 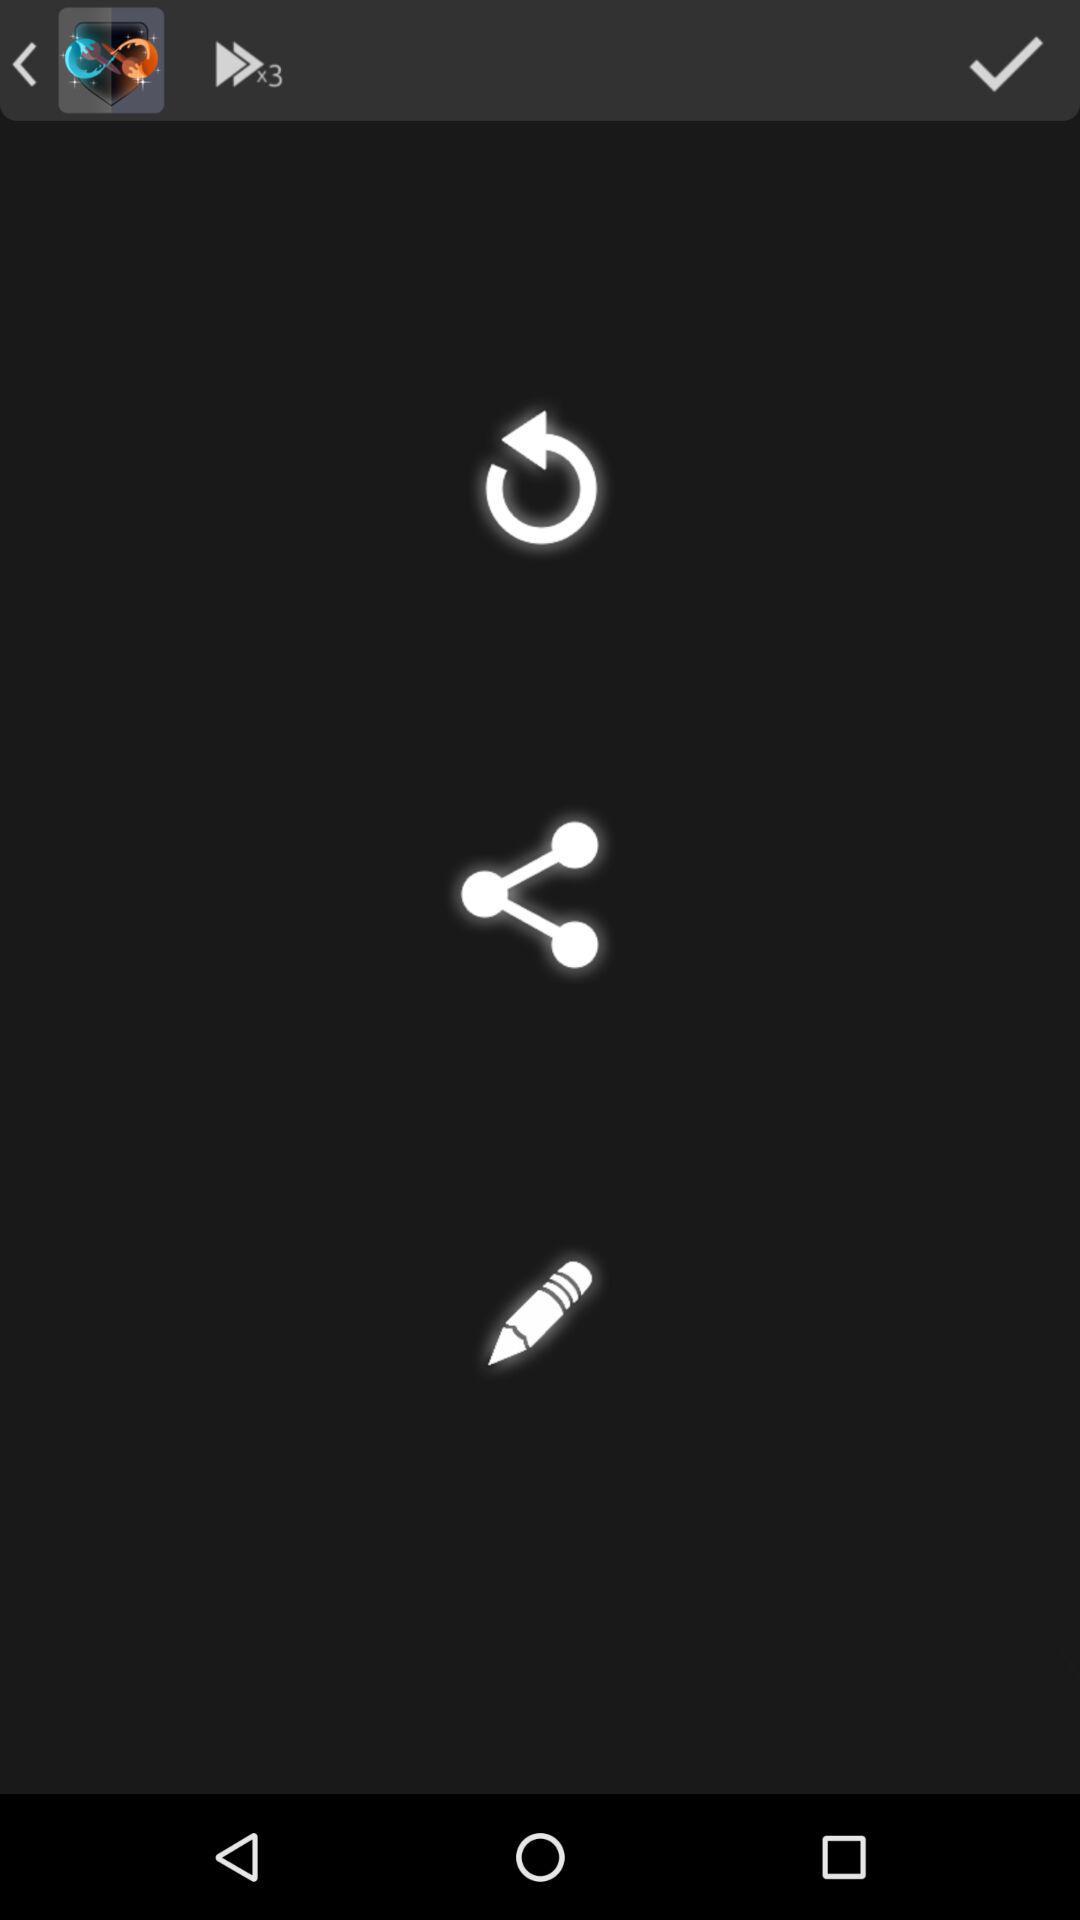 I want to click on the share icon, so click(x=540, y=958).